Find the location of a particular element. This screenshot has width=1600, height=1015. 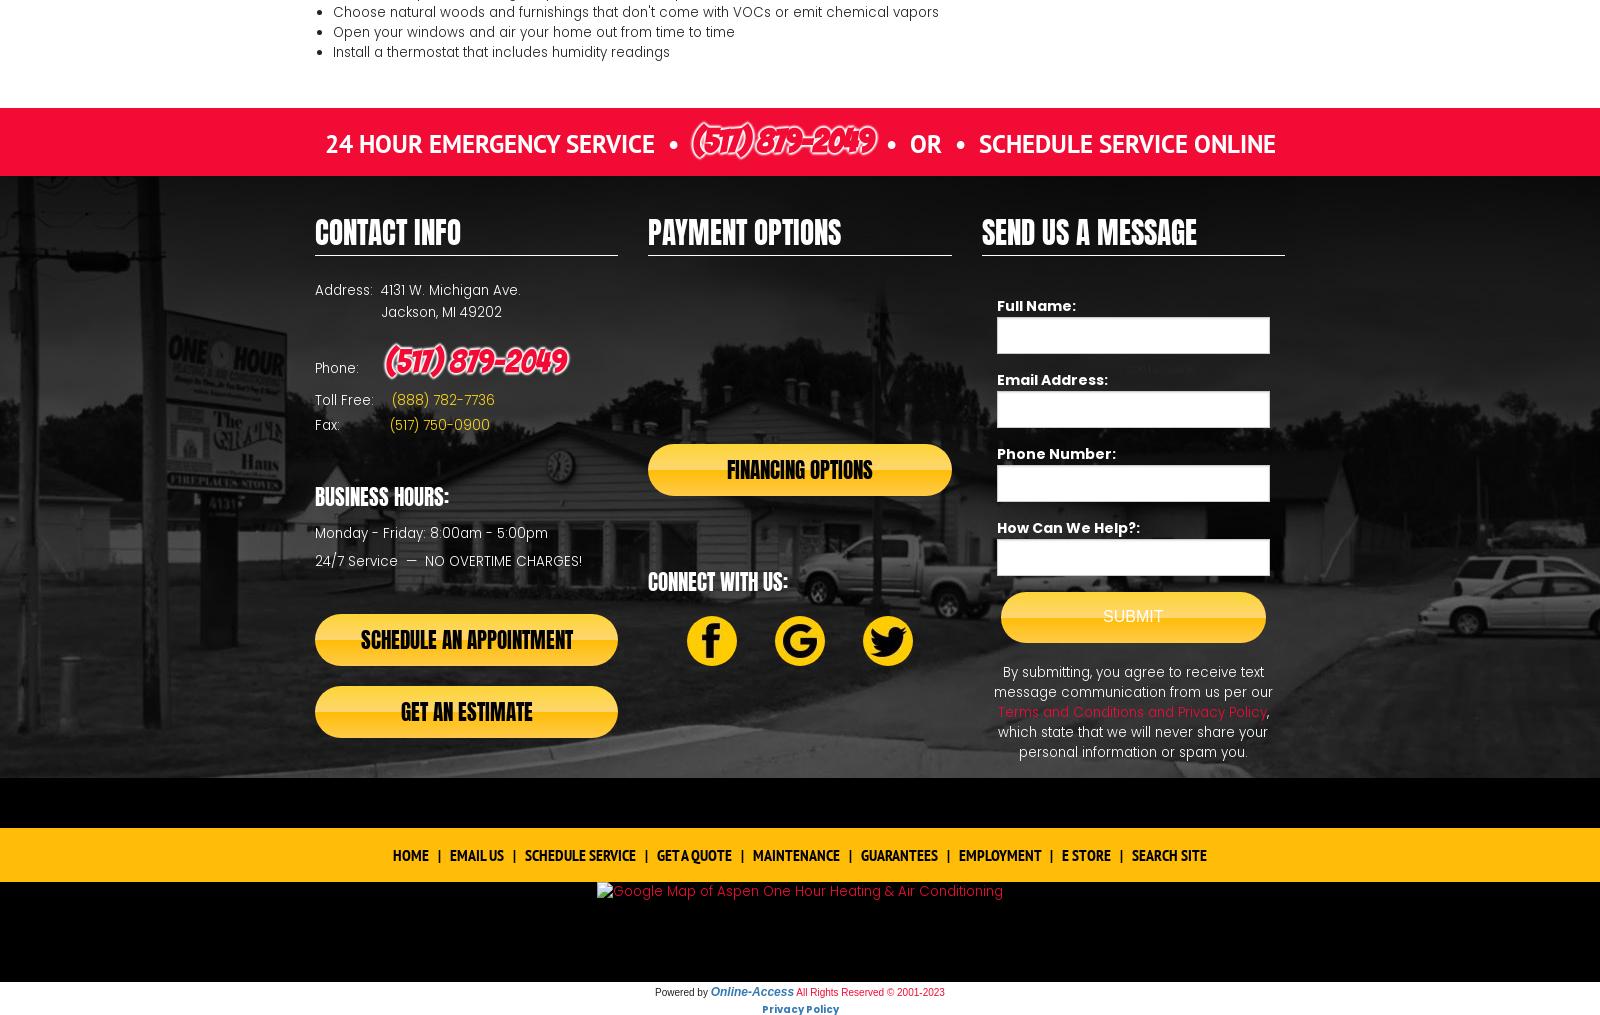

'24/7 Service  —  NO OVERTIME CHARGES!' is located at coordinates (447, 560).